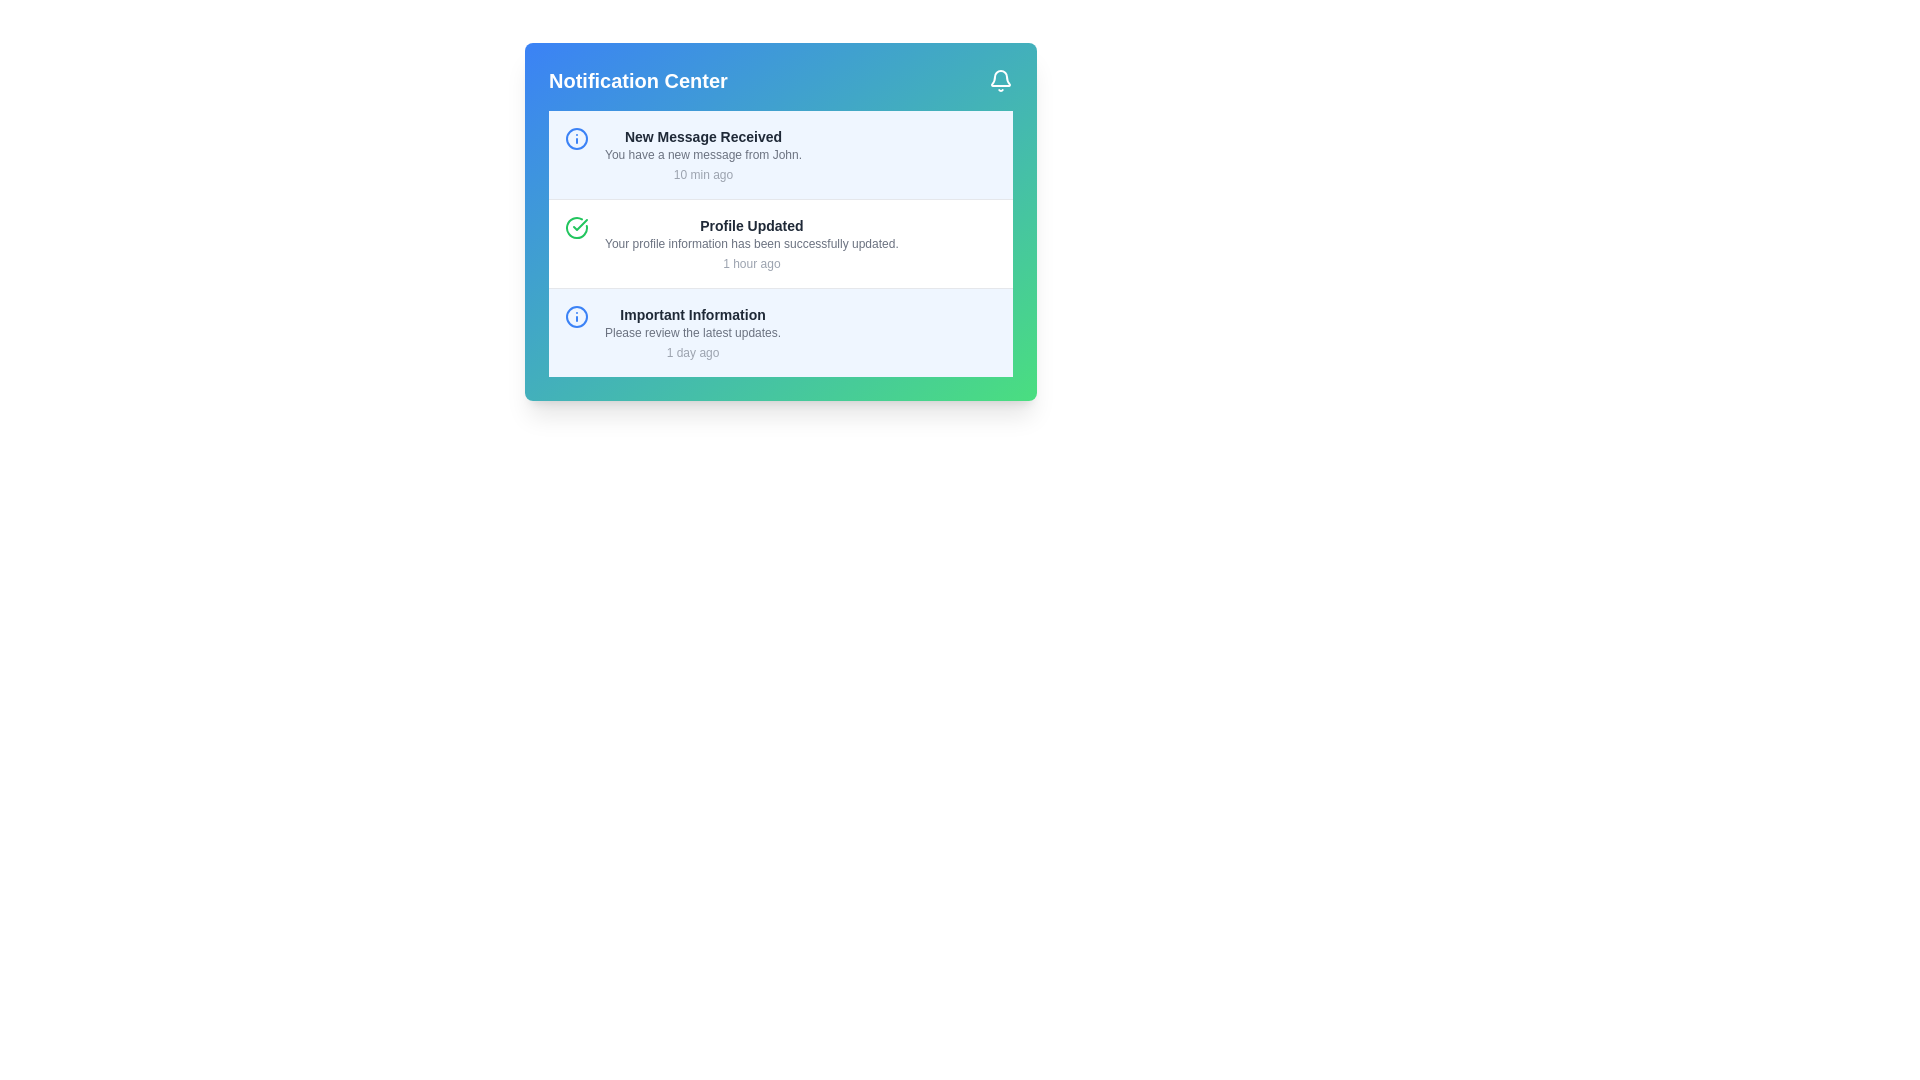 Image resolution: width=1920 pixels, height=1080 pixels. What do you see at coordinates (703, 136) in the screenshot?
I see `the text component displaying 'New Message Received' in the Notification Center interface` at bounding box center [703, 136].